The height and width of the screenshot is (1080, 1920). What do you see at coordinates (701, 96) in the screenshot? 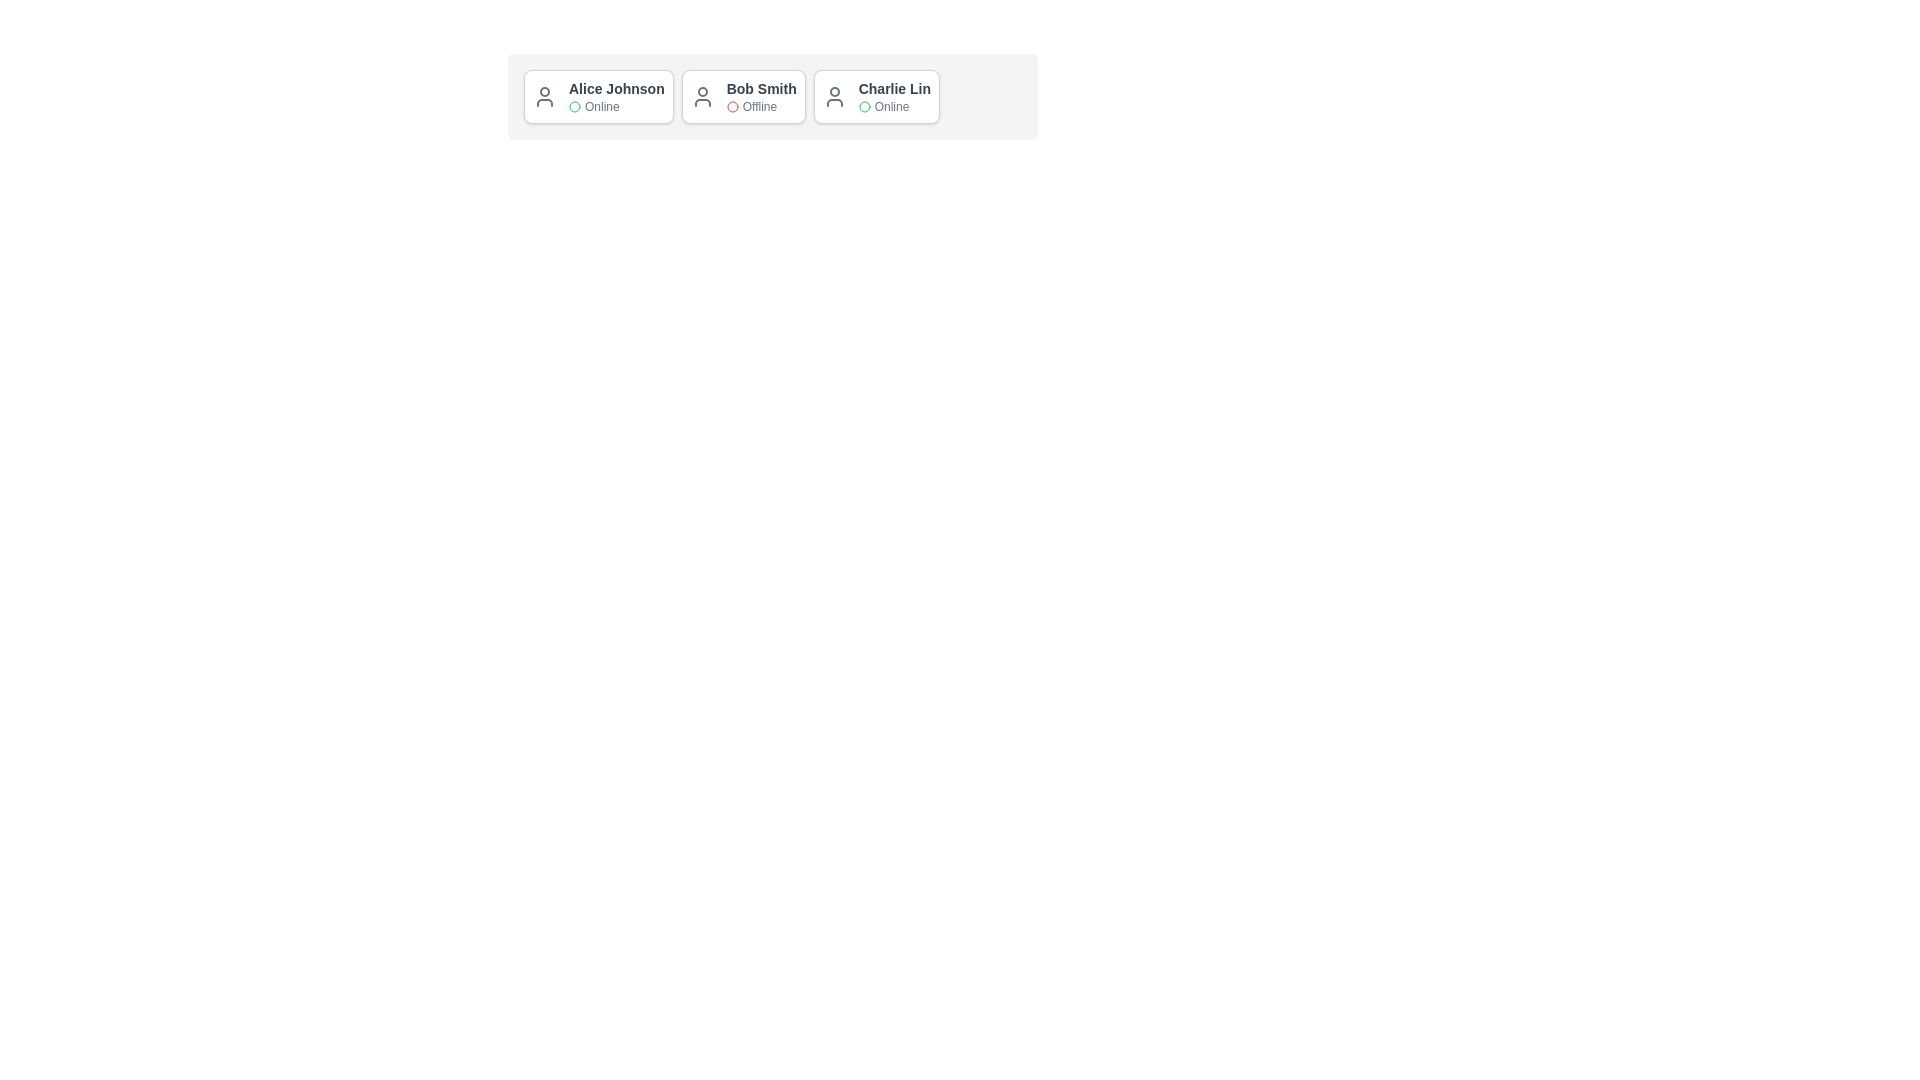
I see `the user icon corresponding to Bob Smith` at bounding box center [701, 96].